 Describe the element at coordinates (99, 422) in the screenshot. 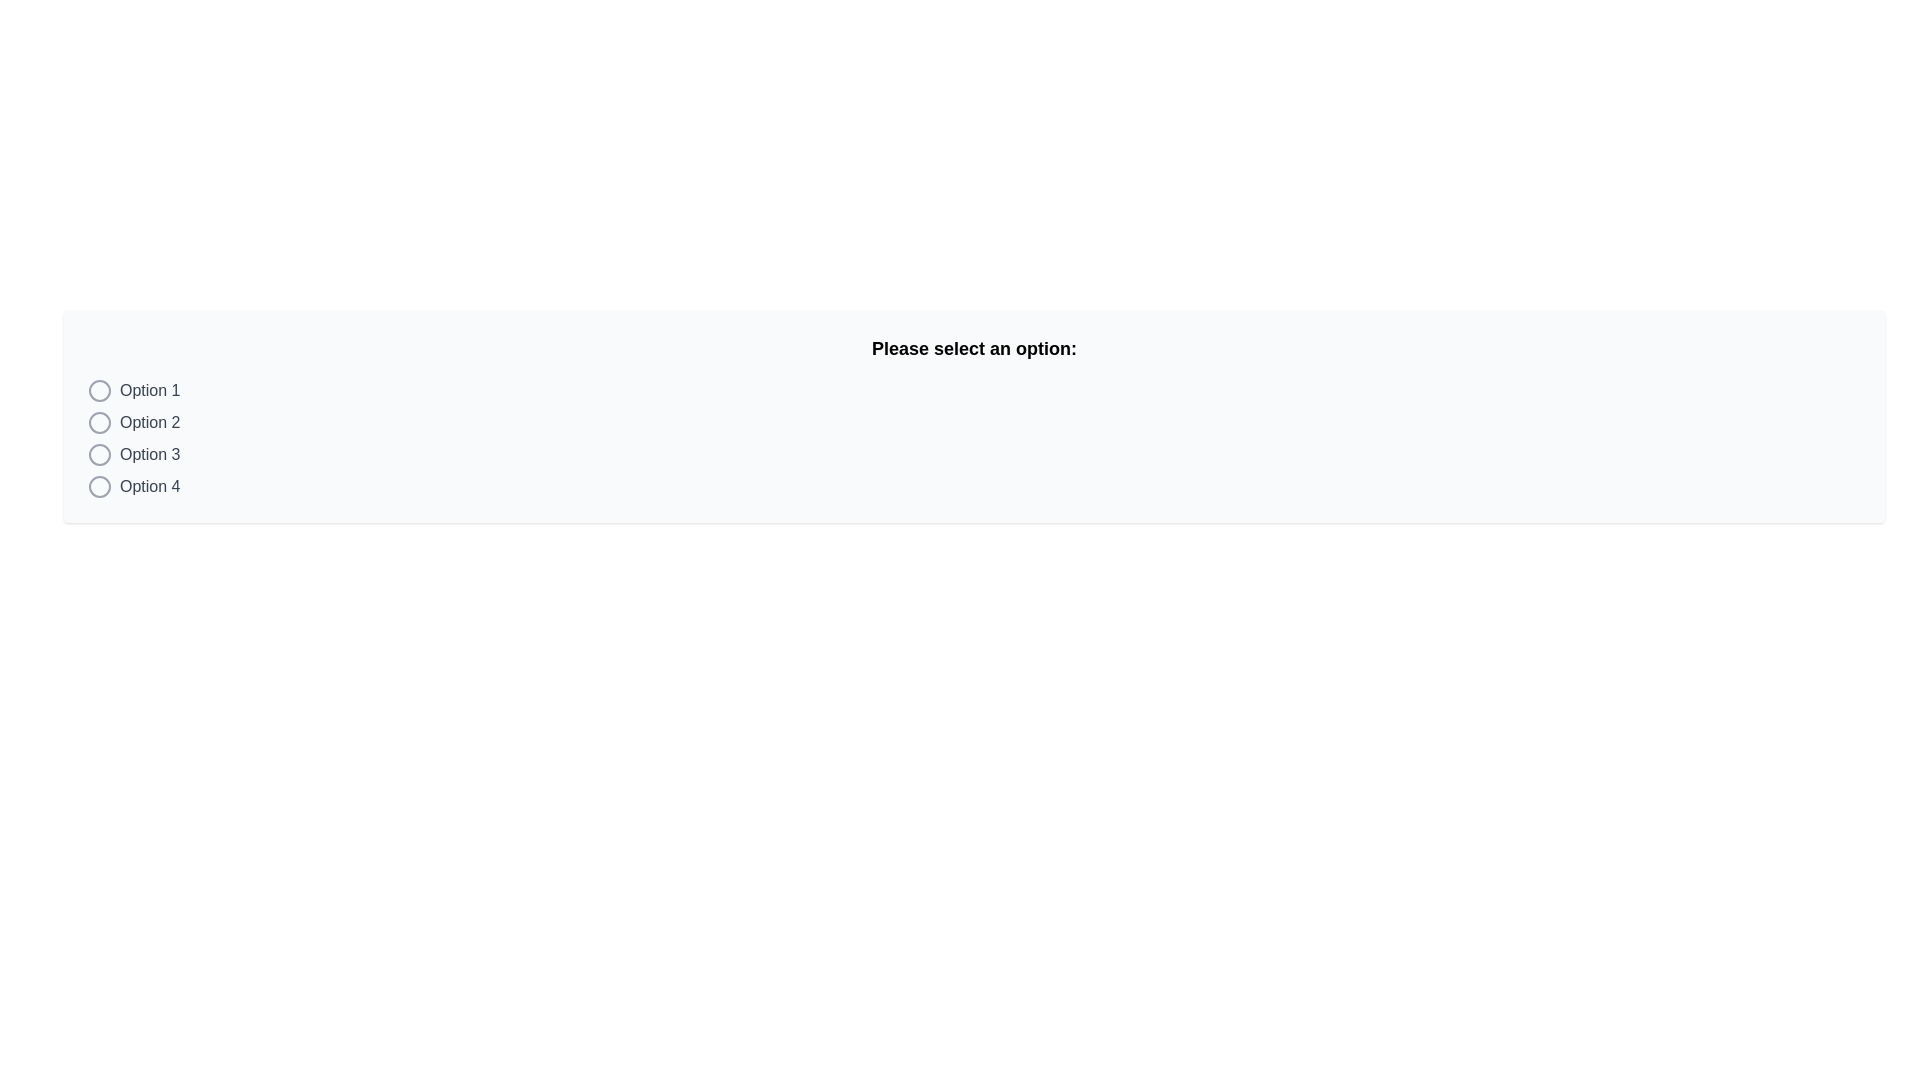

I see `the active radio button labeled 'Option 2' to deselect it` at that location.